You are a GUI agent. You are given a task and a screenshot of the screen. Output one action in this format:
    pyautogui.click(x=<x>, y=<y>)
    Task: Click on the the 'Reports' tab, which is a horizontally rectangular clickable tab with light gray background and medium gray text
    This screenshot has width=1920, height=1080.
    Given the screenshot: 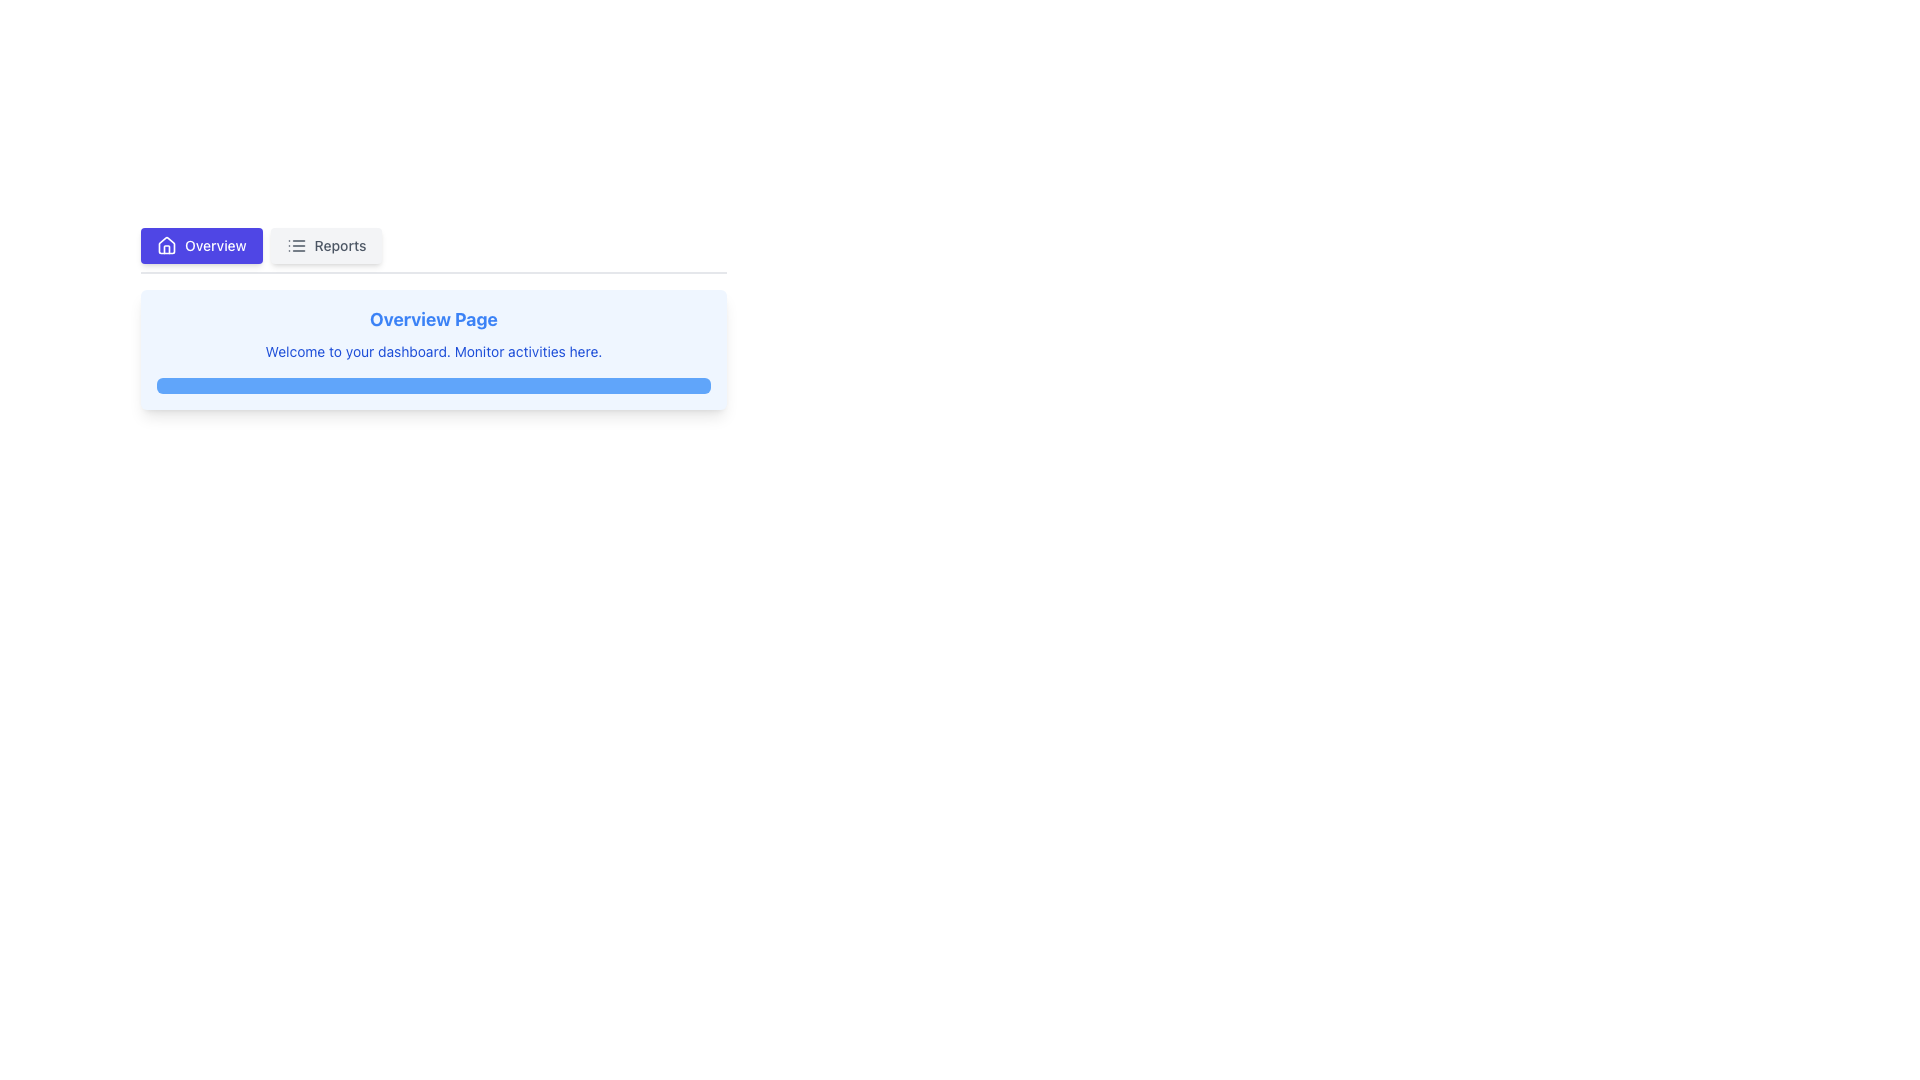 What is the action you would take?
    pyautogui.click(x=326, y=245)
    